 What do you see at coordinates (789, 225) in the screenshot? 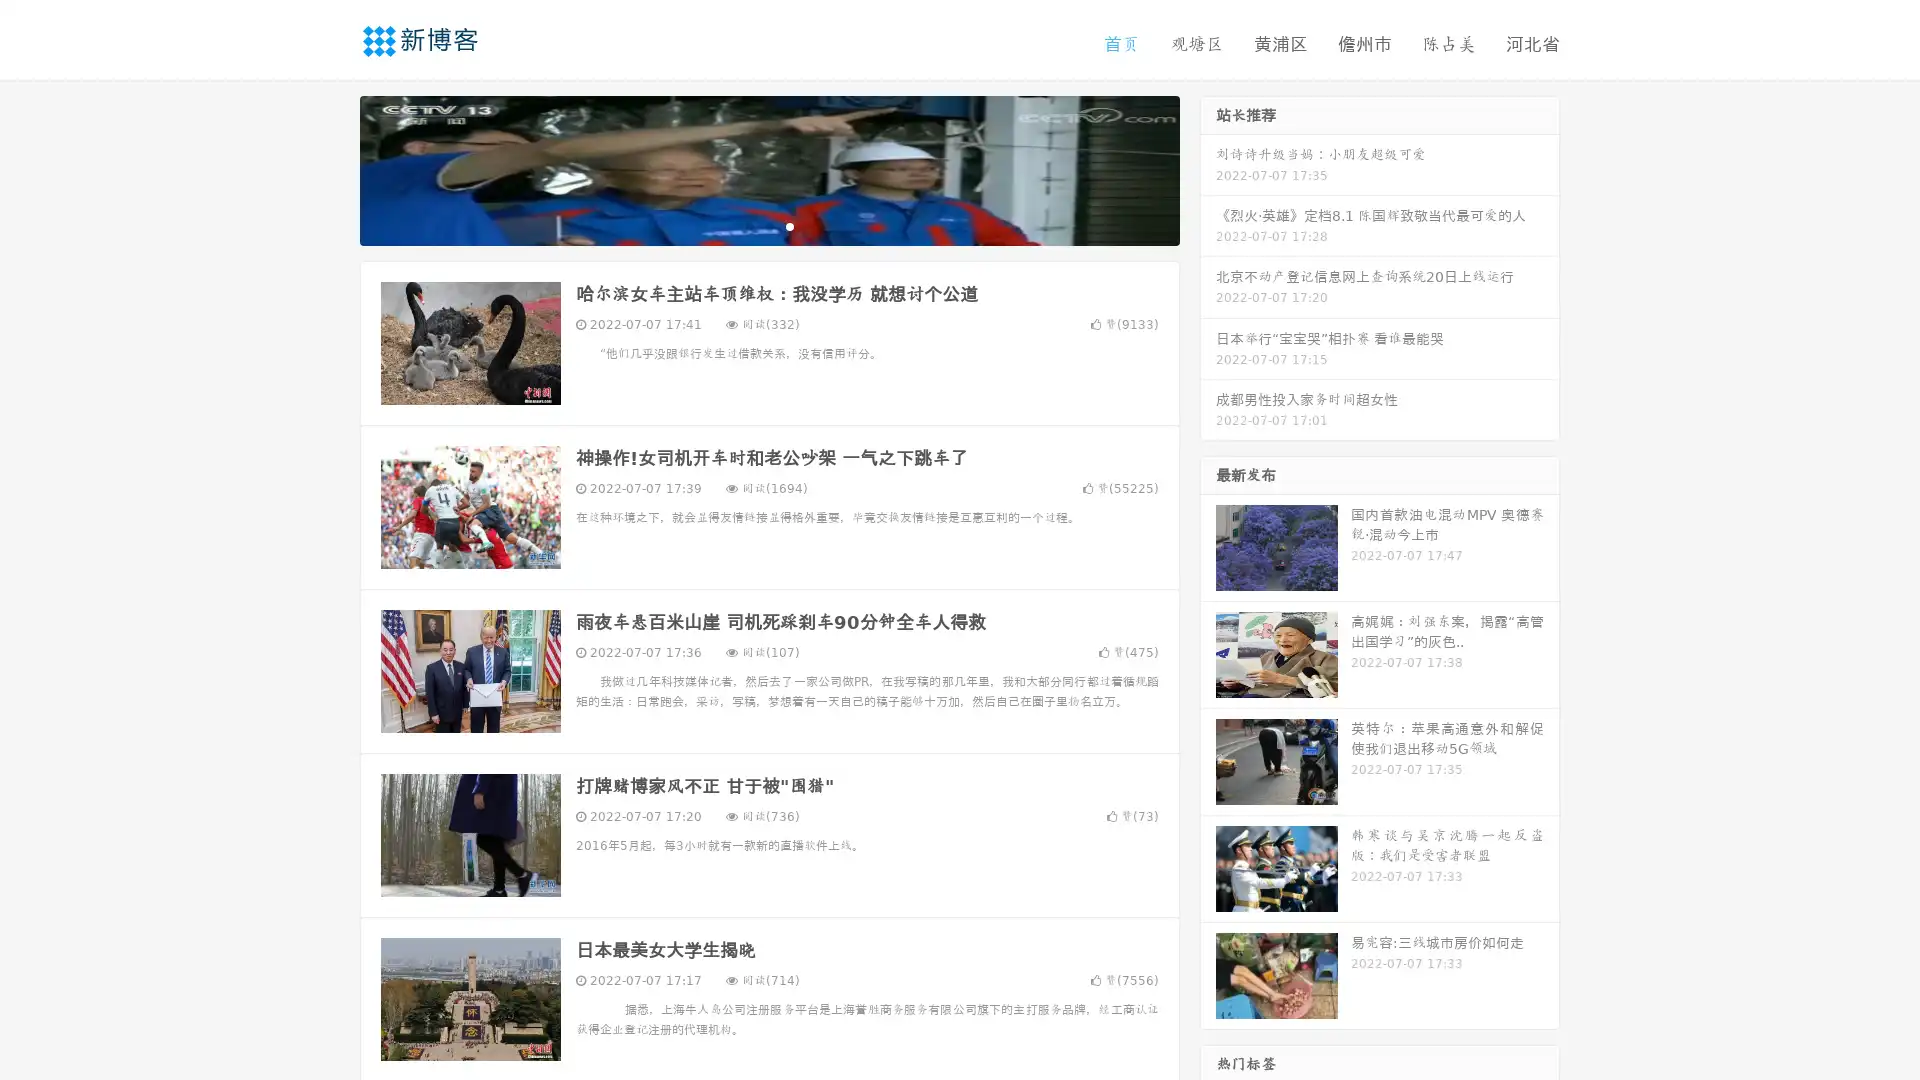
I see `Go to slide 3` at bounding box center [789, 225].